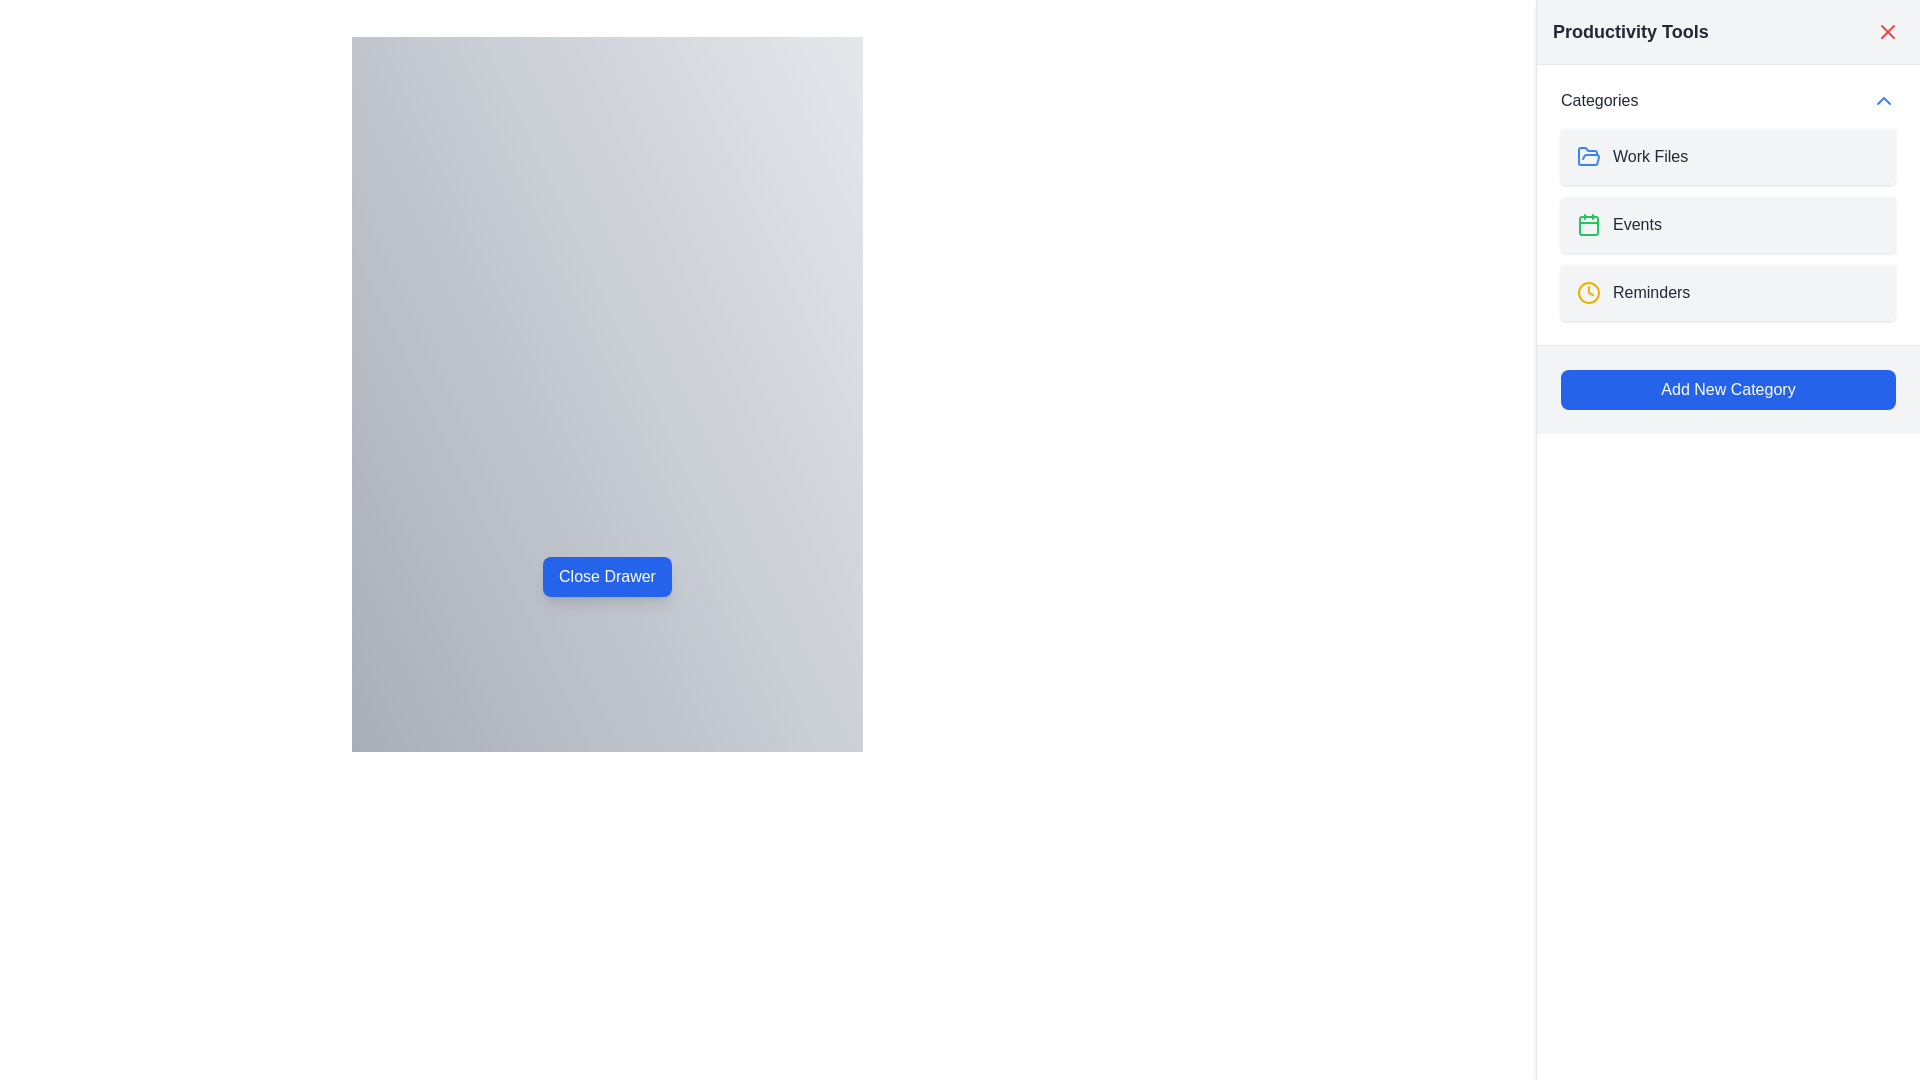 This screenshot has height=1080, width=1920. What do you see at coordinates (1630, 31) in the screenshot?
I see `the text label 'Productivity Tools' which is styled in bold dark gray and located at the top of the sidebar section` at bounding box center [1630, 31].